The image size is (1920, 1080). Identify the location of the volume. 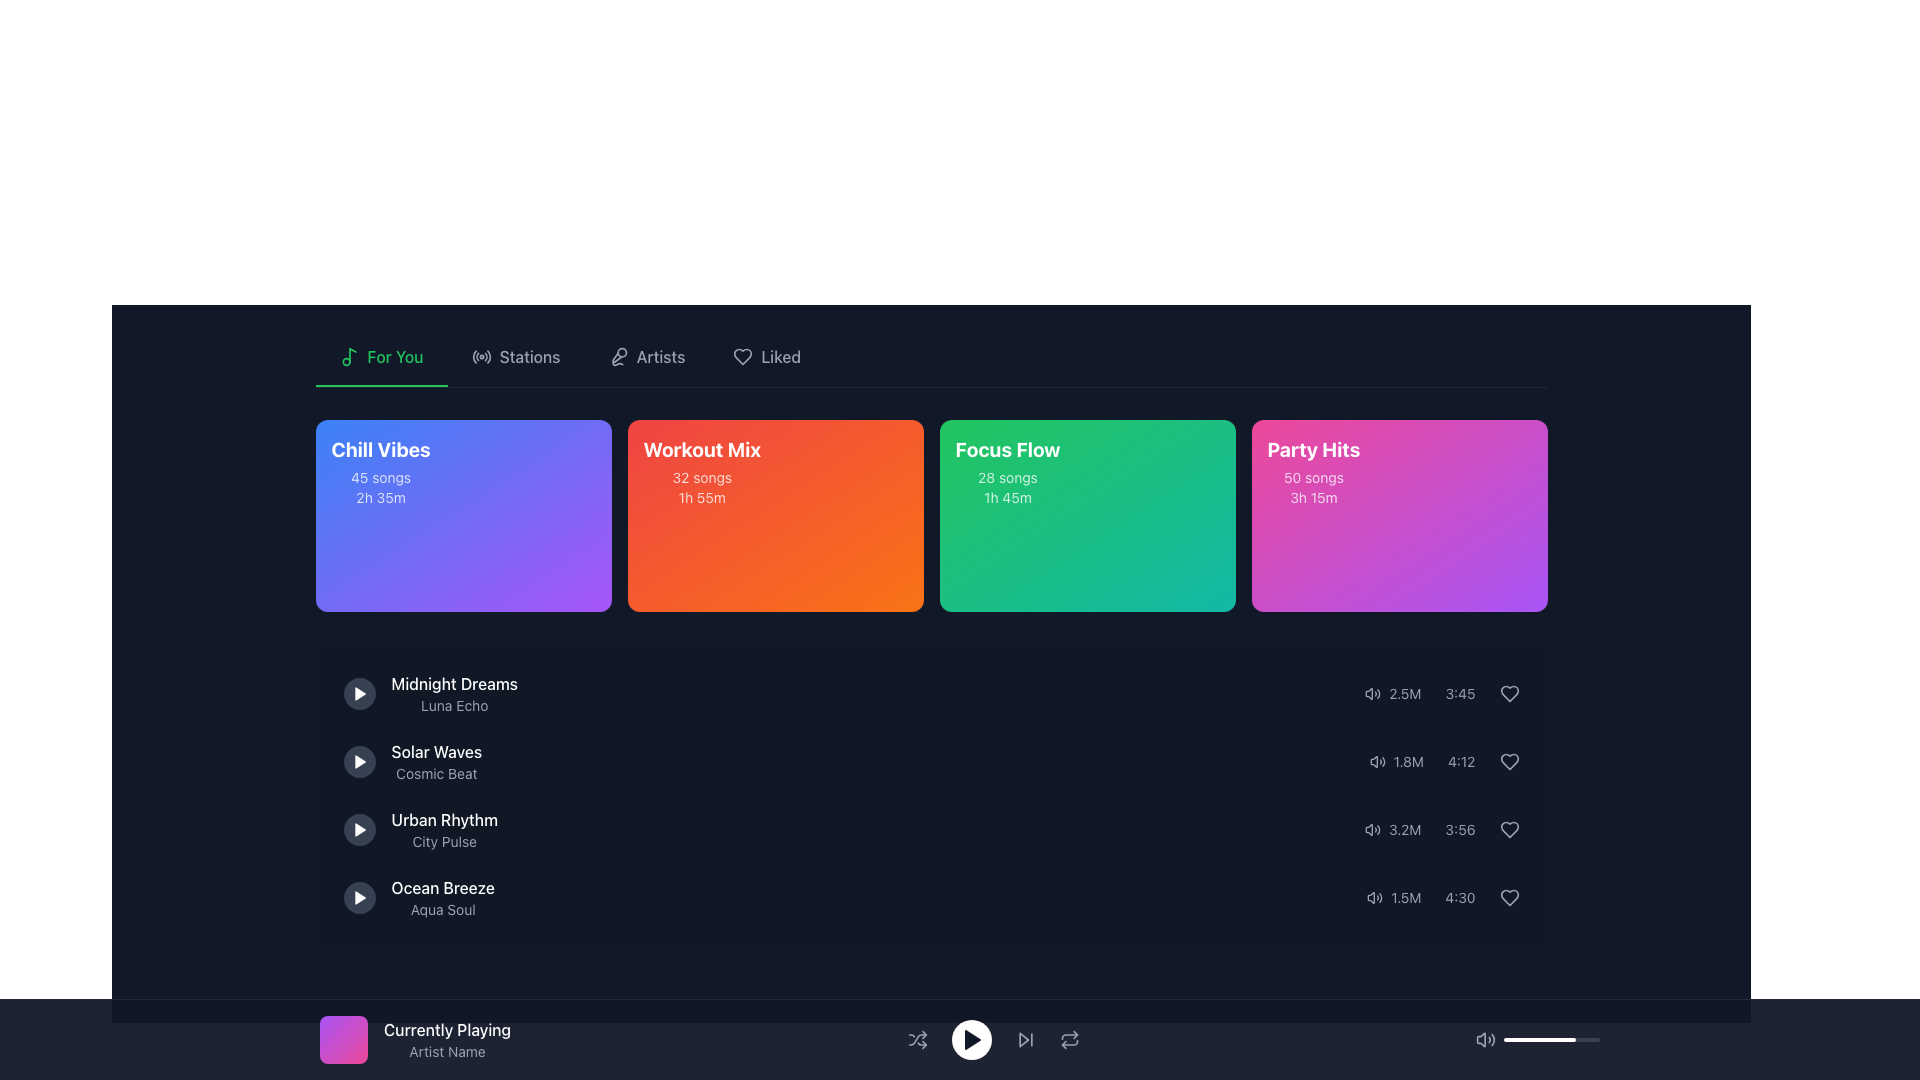
(1517, 1039).